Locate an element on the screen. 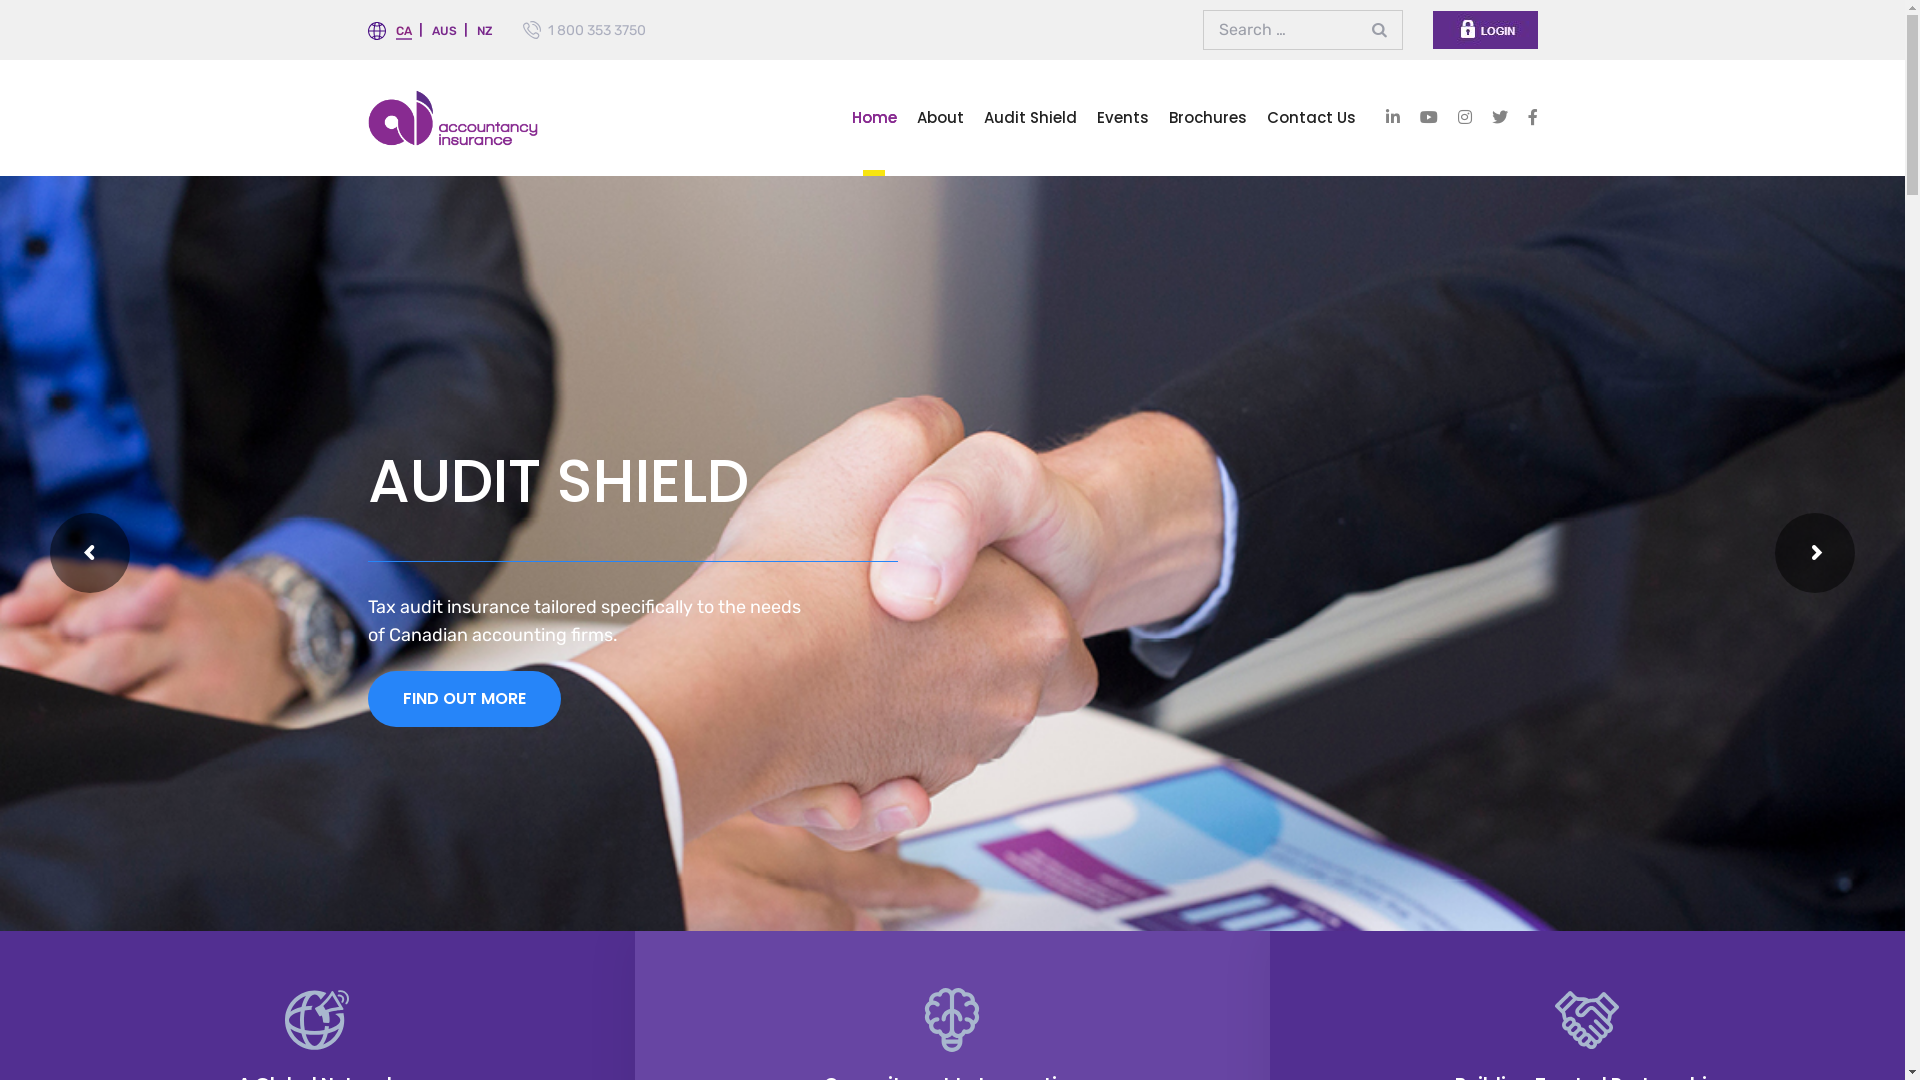 The image size is (1920, 1080). '1 800 353 3750' is located at coordinates (595, 30).